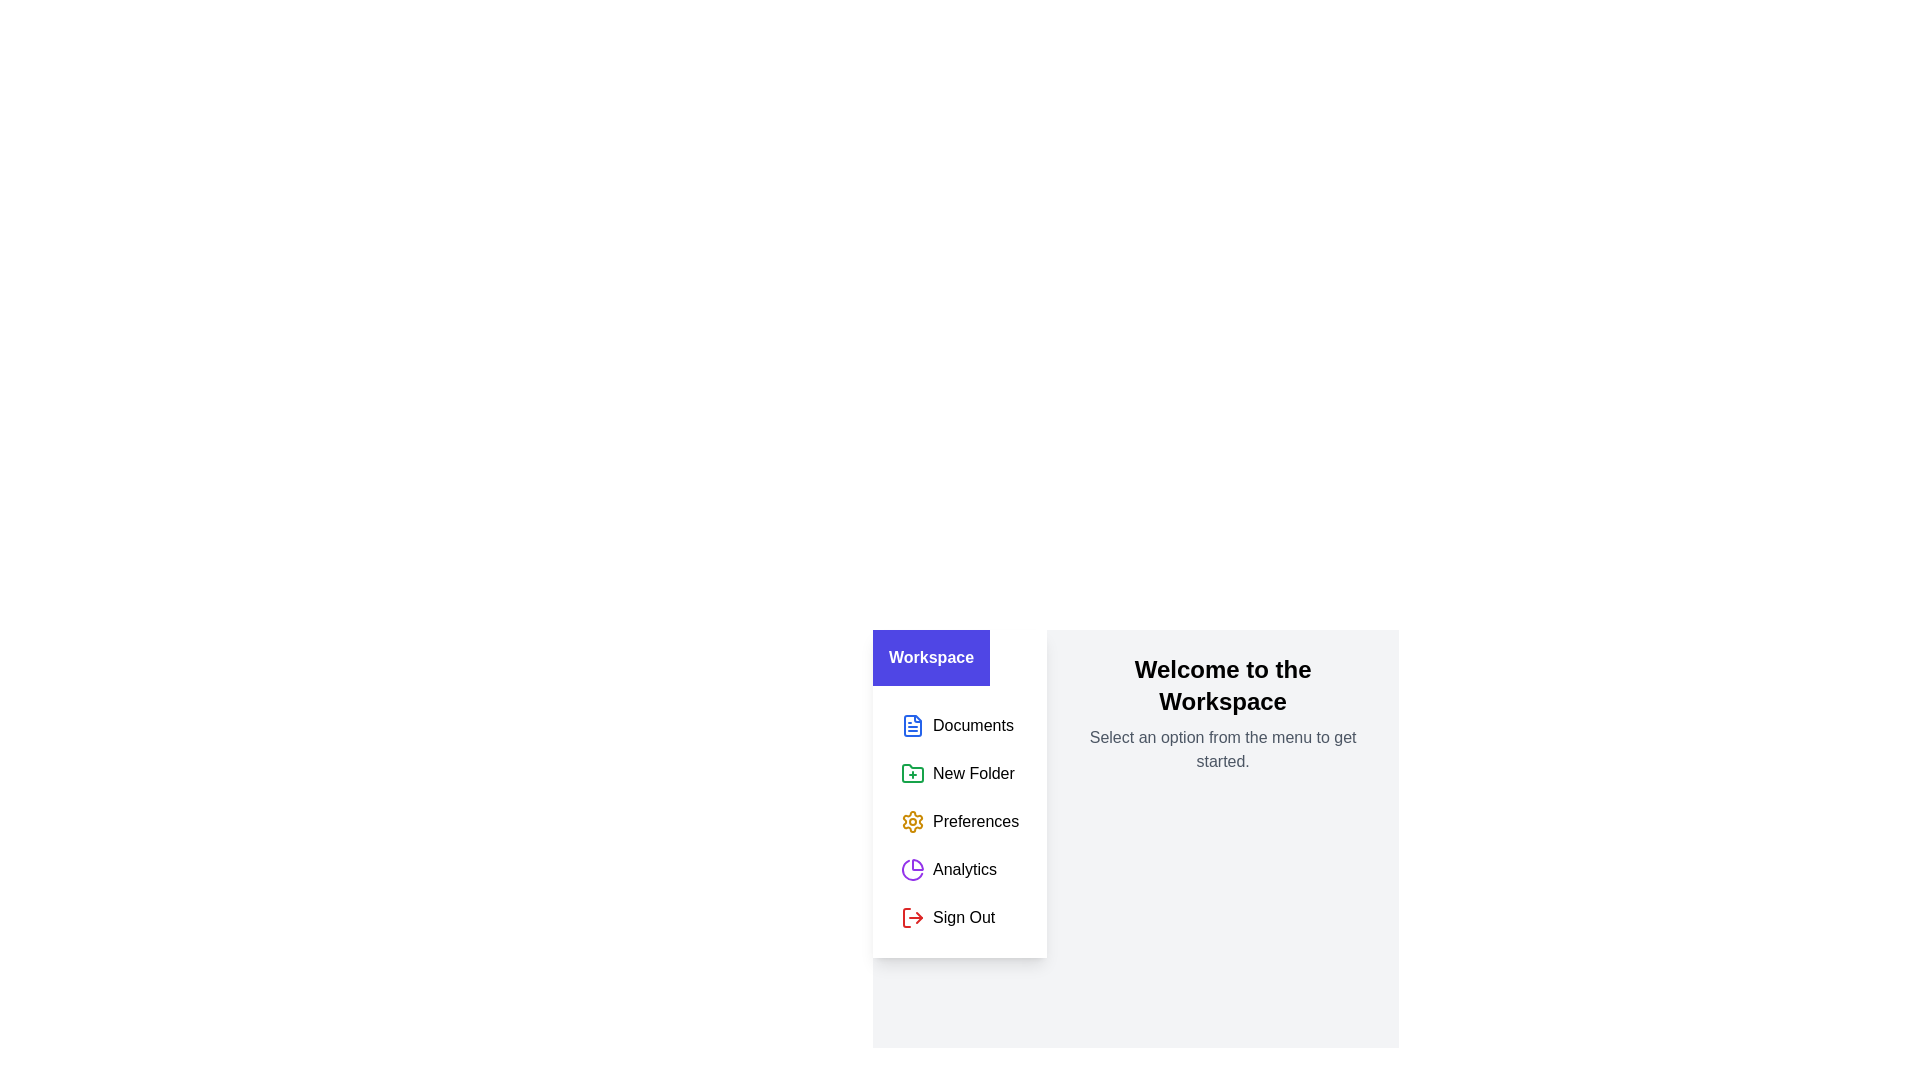  What do you see at coordinates (960, 821) in the screenshot?
I see `the menu item Preferences to select it` at bounding box center [960, 821].